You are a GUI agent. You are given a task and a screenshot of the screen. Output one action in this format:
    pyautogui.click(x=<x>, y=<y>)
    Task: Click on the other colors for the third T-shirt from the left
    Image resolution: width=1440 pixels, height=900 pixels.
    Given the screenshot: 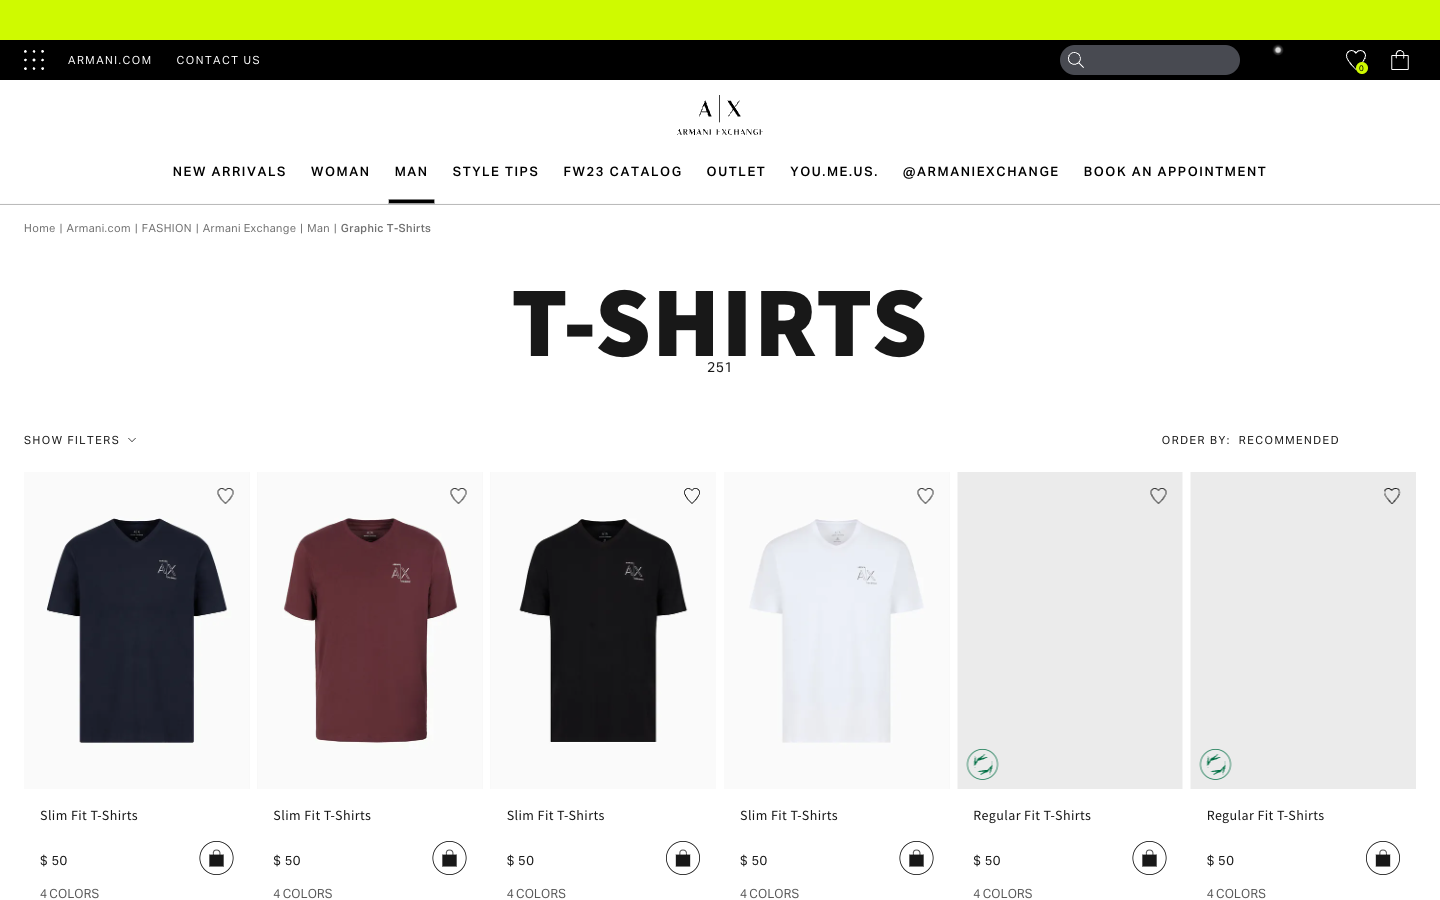 What is the action you would take?
    pyautogui.click(x=535, y=892)
    